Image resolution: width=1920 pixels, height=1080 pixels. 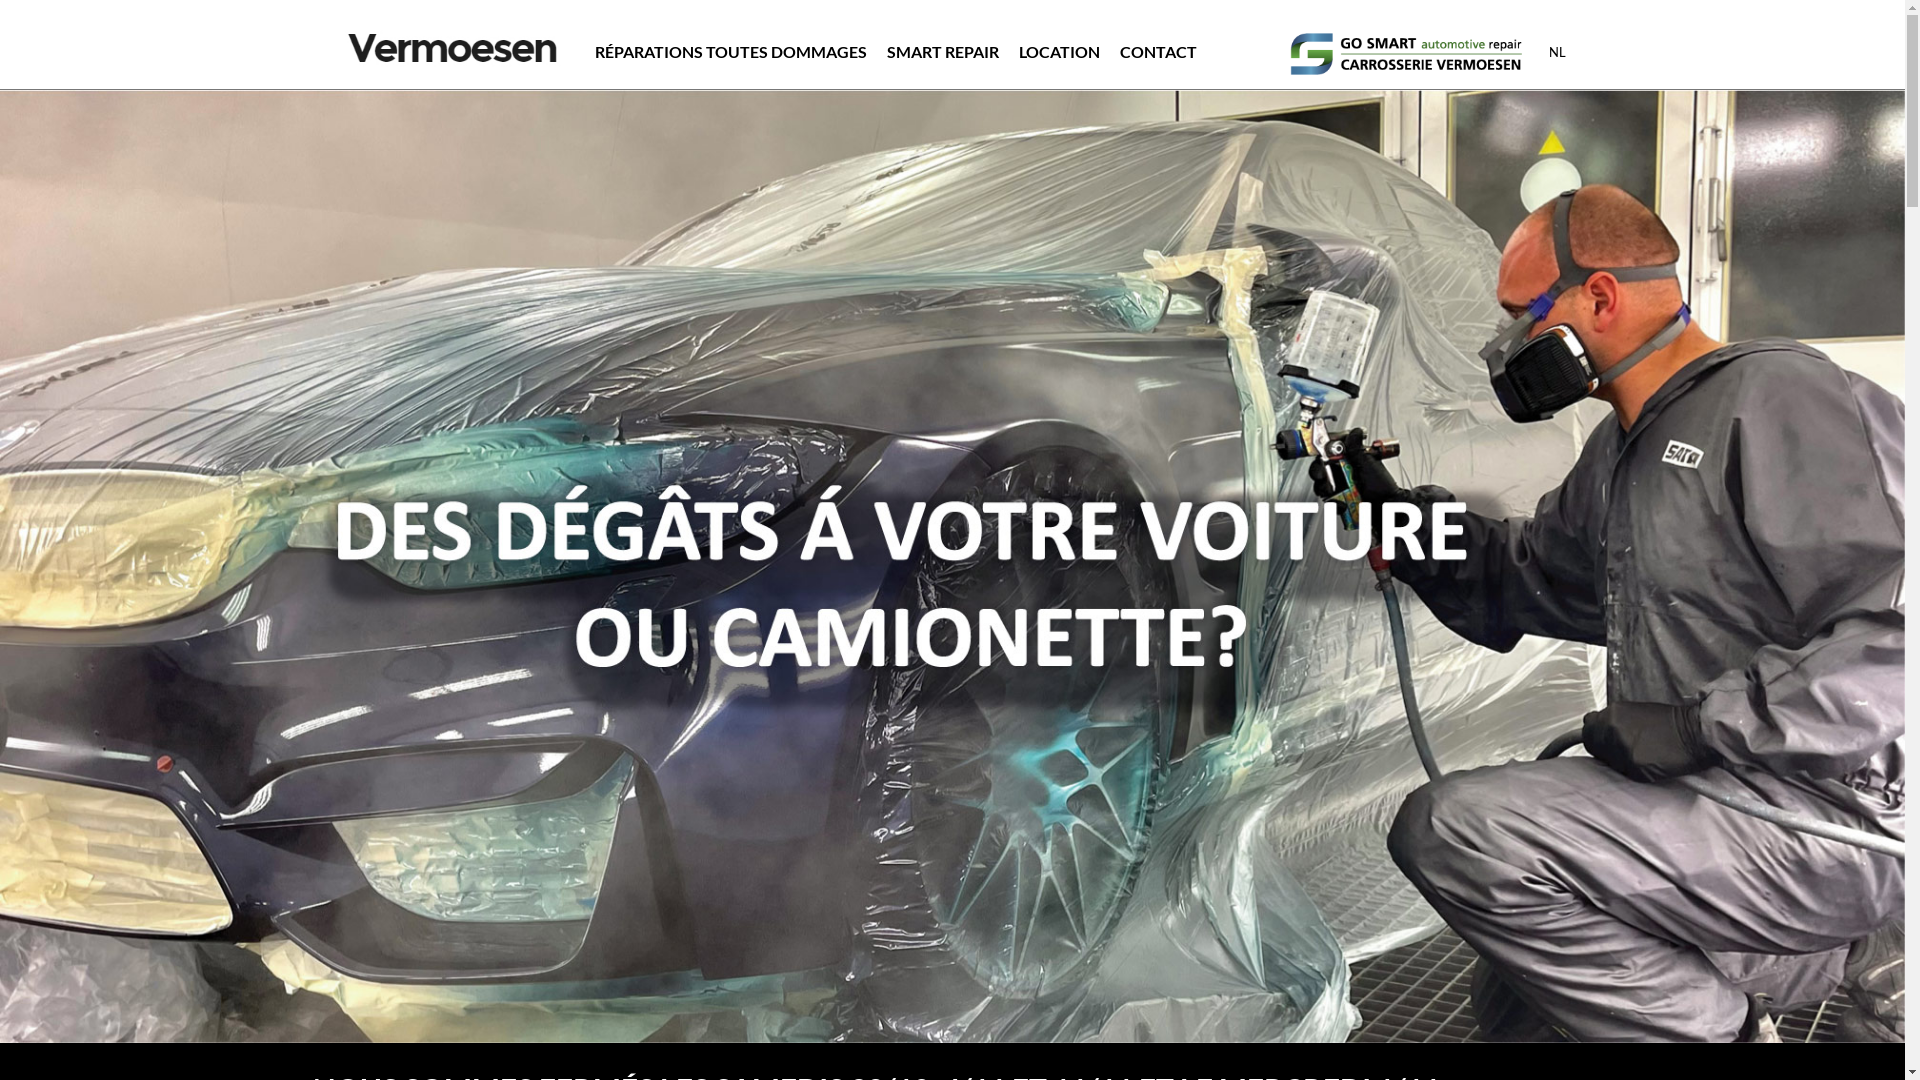 What do you see at coordinates (1057, 50) in the screenshot?
I see `'LOCATION'` at bounding box center [1057, 50].